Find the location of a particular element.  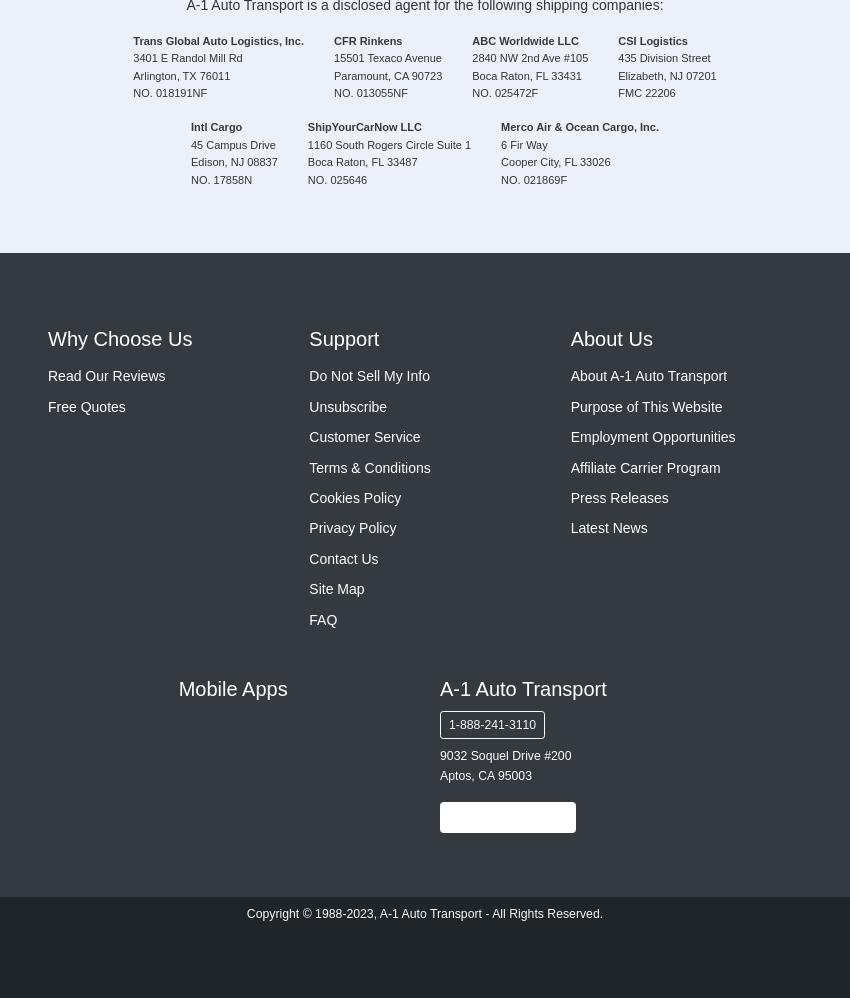

'ABC Worldwide LLC' is located at coordinates (524, 40).